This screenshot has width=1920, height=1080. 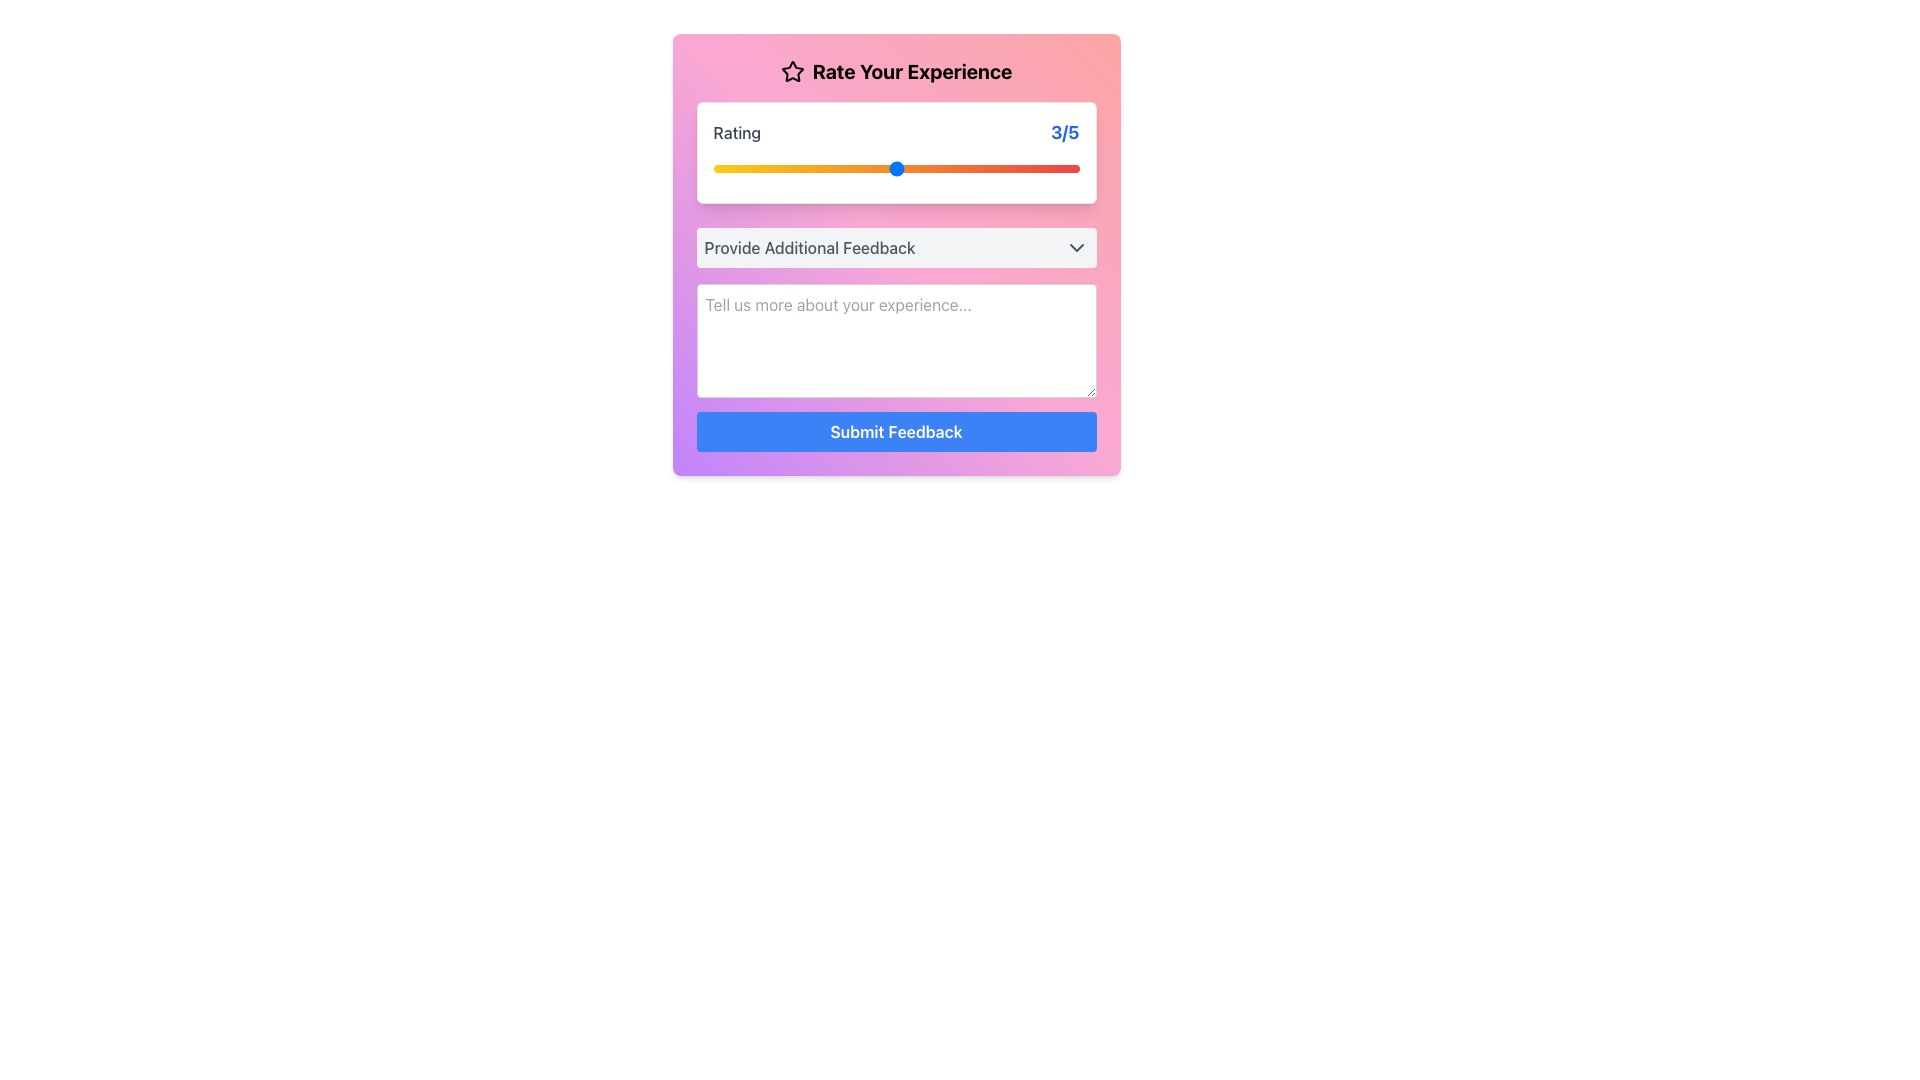 What do you see at coordinates (895, 431) in the screenshot?
I see `the submit button located in the lower section of the card structure` at bounding box center [895, 431].